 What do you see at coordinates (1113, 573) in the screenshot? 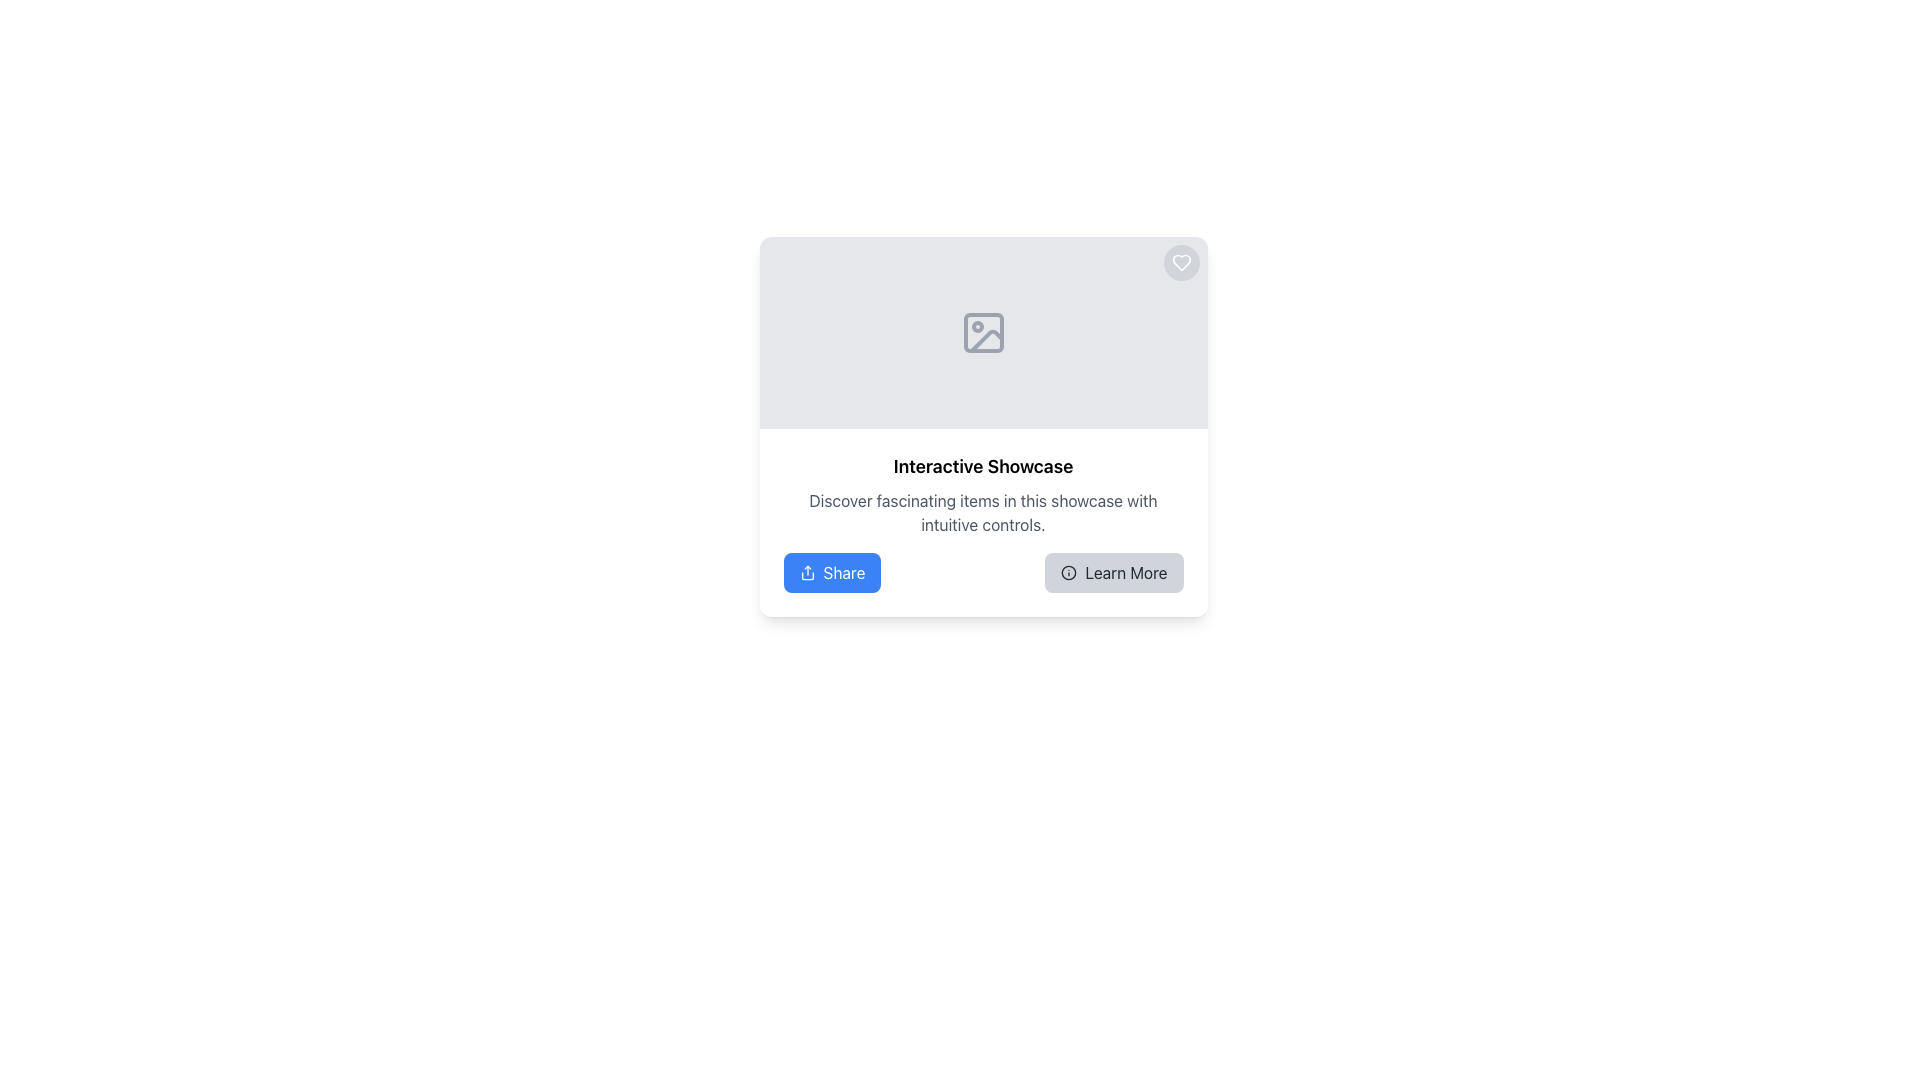
I see `the interactive button located to the right of the 'Share' button within the bottom section of a card` at bounding box center [1113, 573].